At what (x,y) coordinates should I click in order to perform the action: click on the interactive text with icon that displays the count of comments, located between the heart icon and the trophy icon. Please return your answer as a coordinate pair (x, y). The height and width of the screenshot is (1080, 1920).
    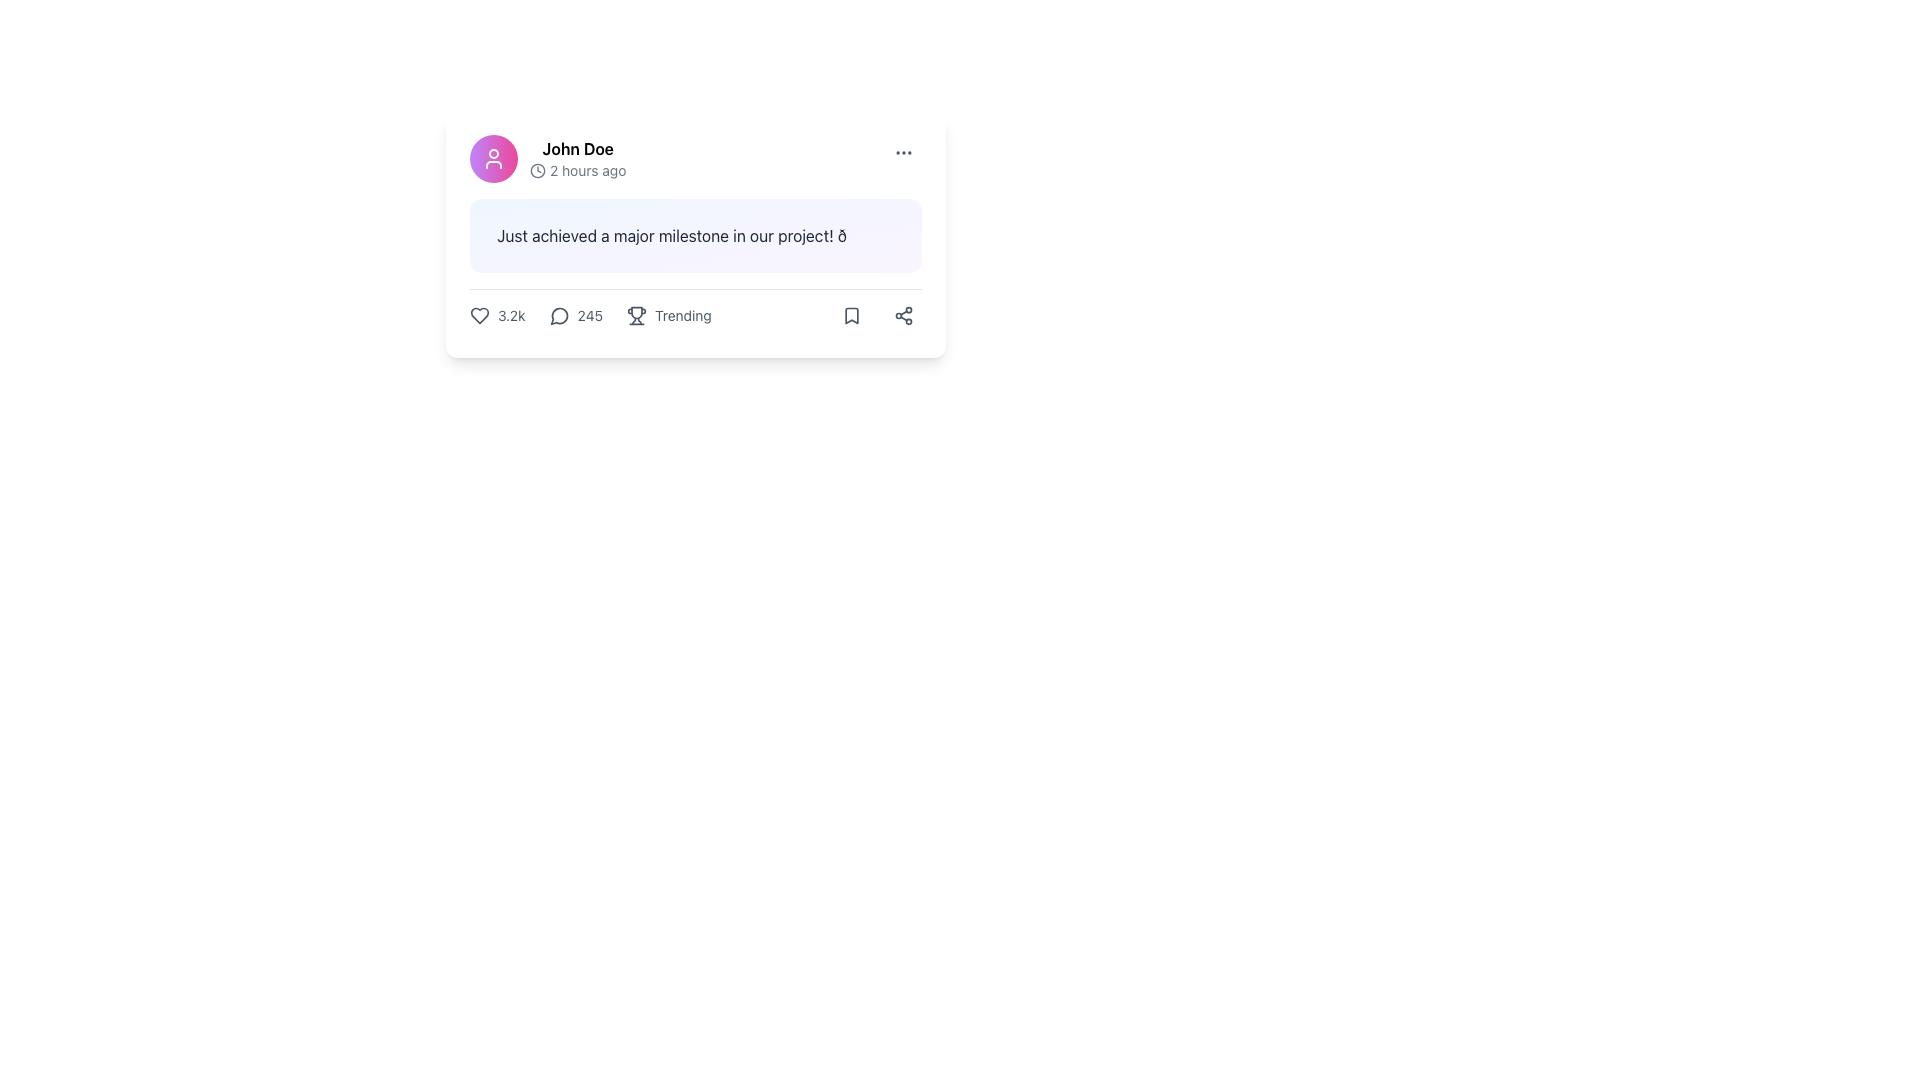
    Looking at the image, I should click on (575, 315).